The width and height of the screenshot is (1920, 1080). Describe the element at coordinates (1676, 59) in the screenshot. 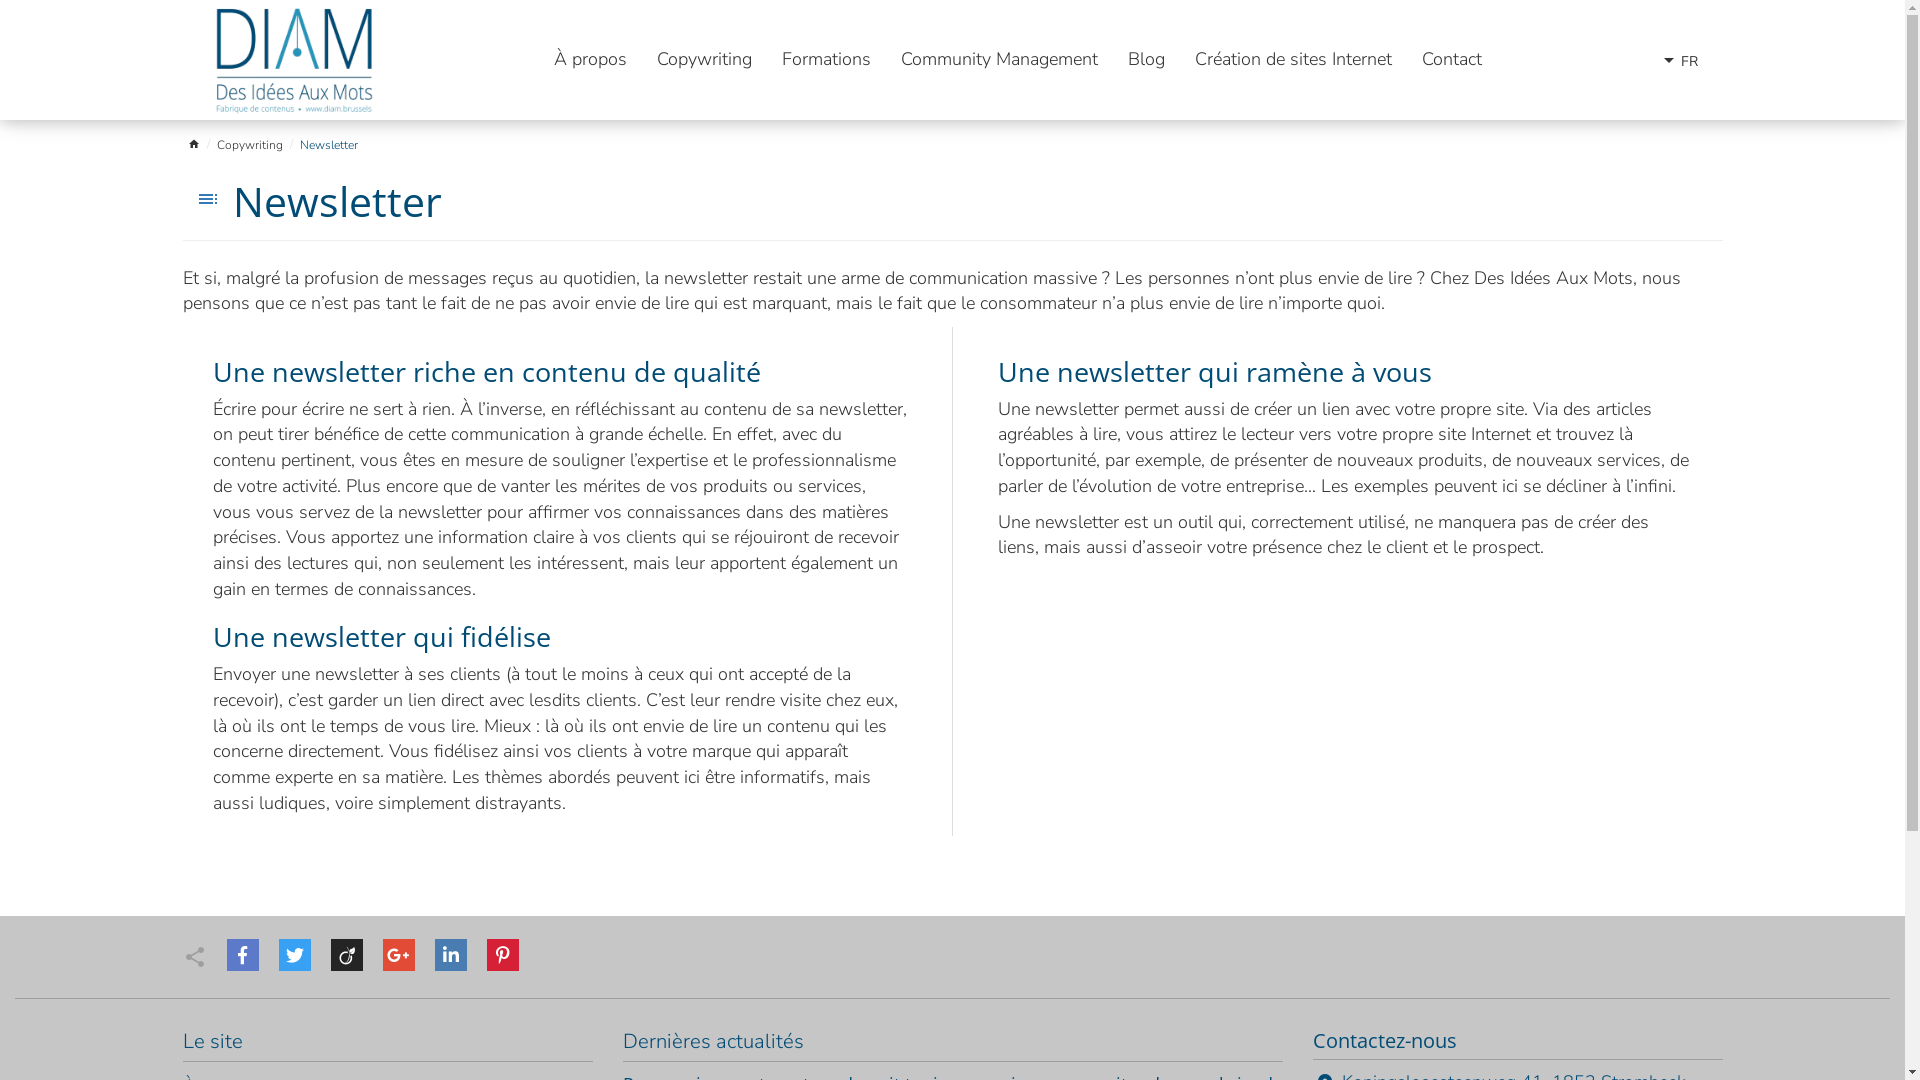

I see `'arrow_drop_downFR'` at that location.